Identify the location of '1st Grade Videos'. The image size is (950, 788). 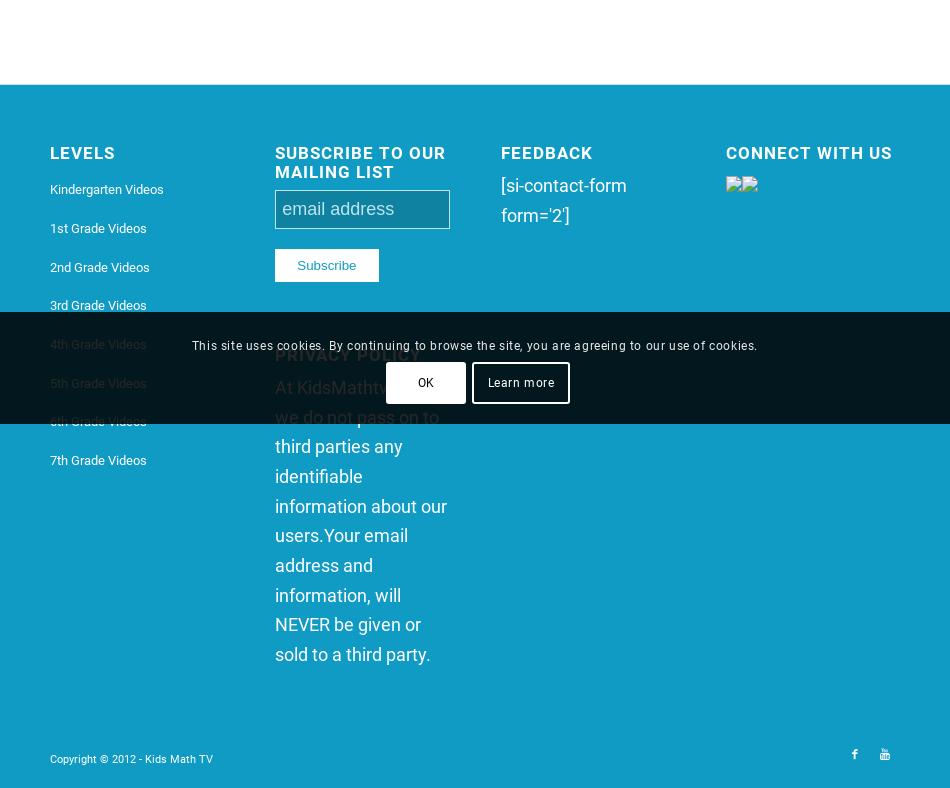
(98, 226).